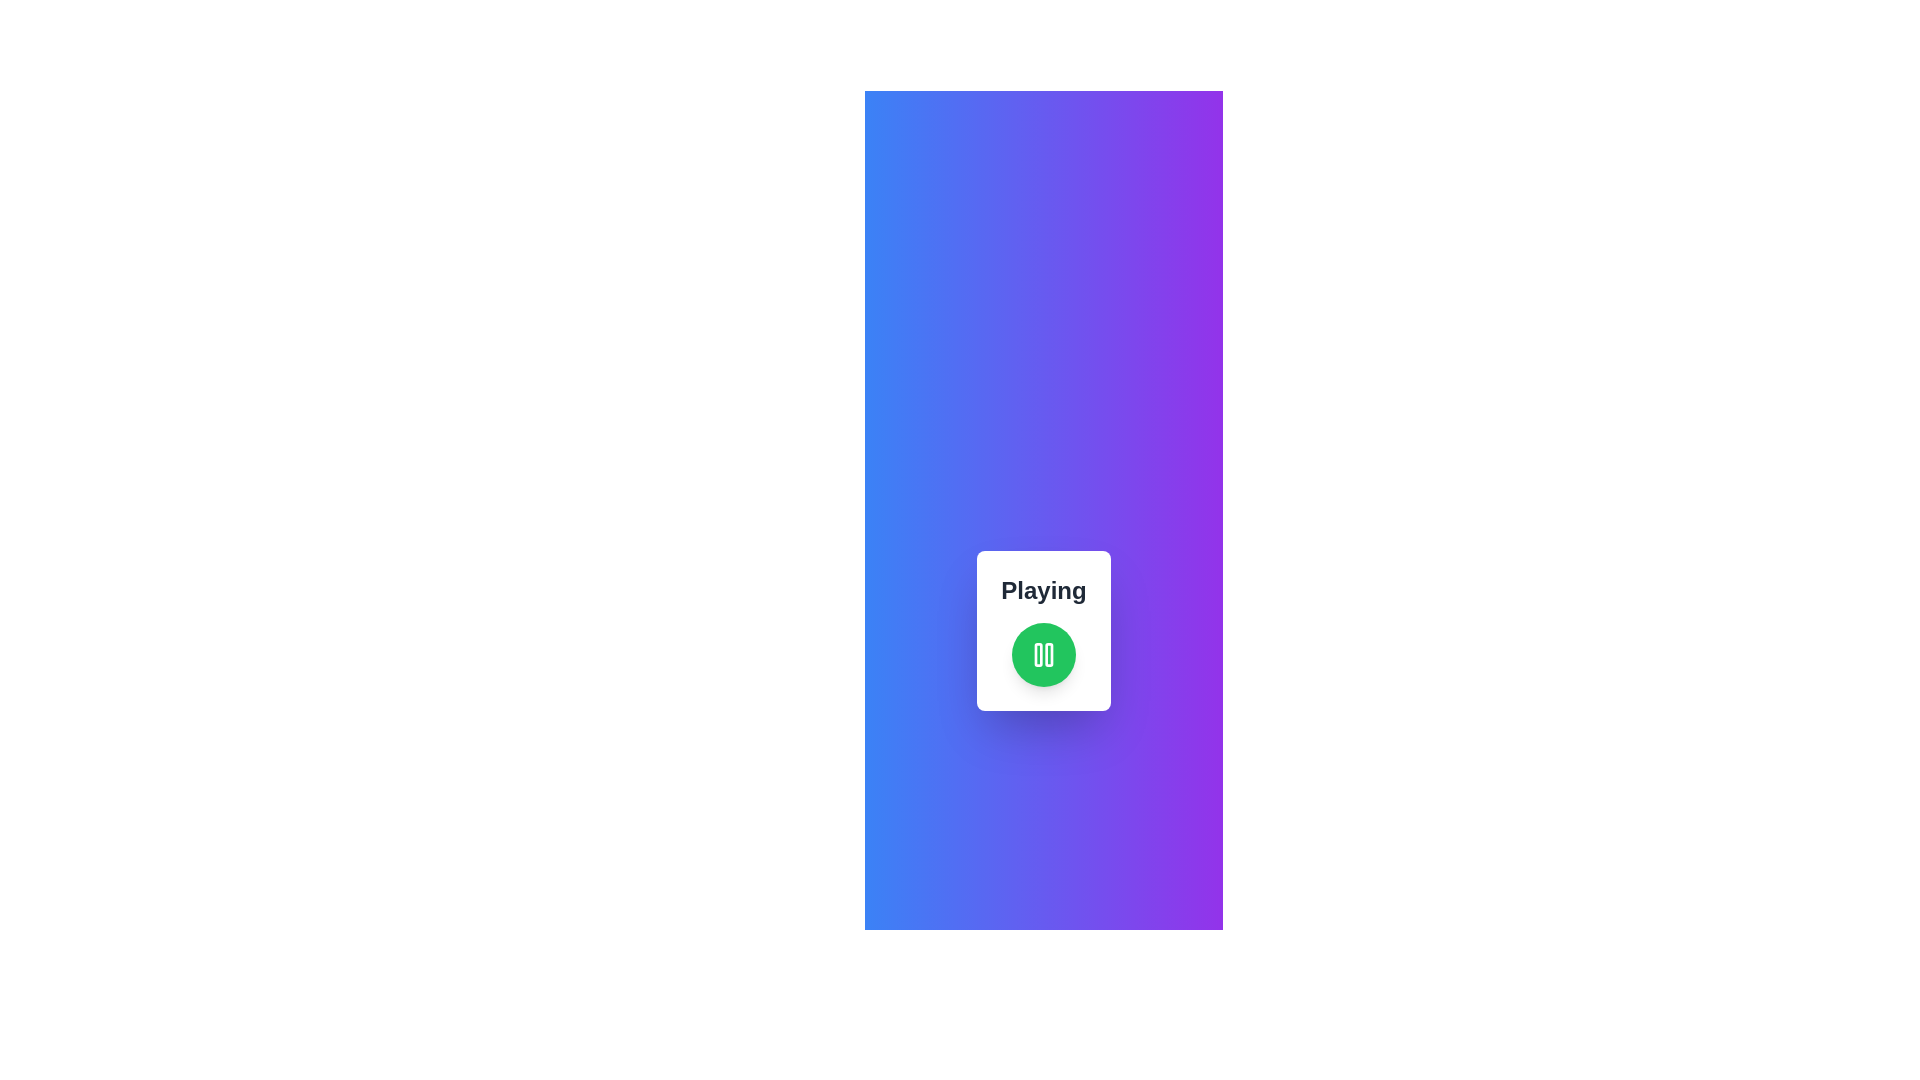 This screenshot has height=1080, width=1920. Describe the element at coordinates (1042, 655) in the screenshot. I see `the circular green button with a white pause icon` at that location.